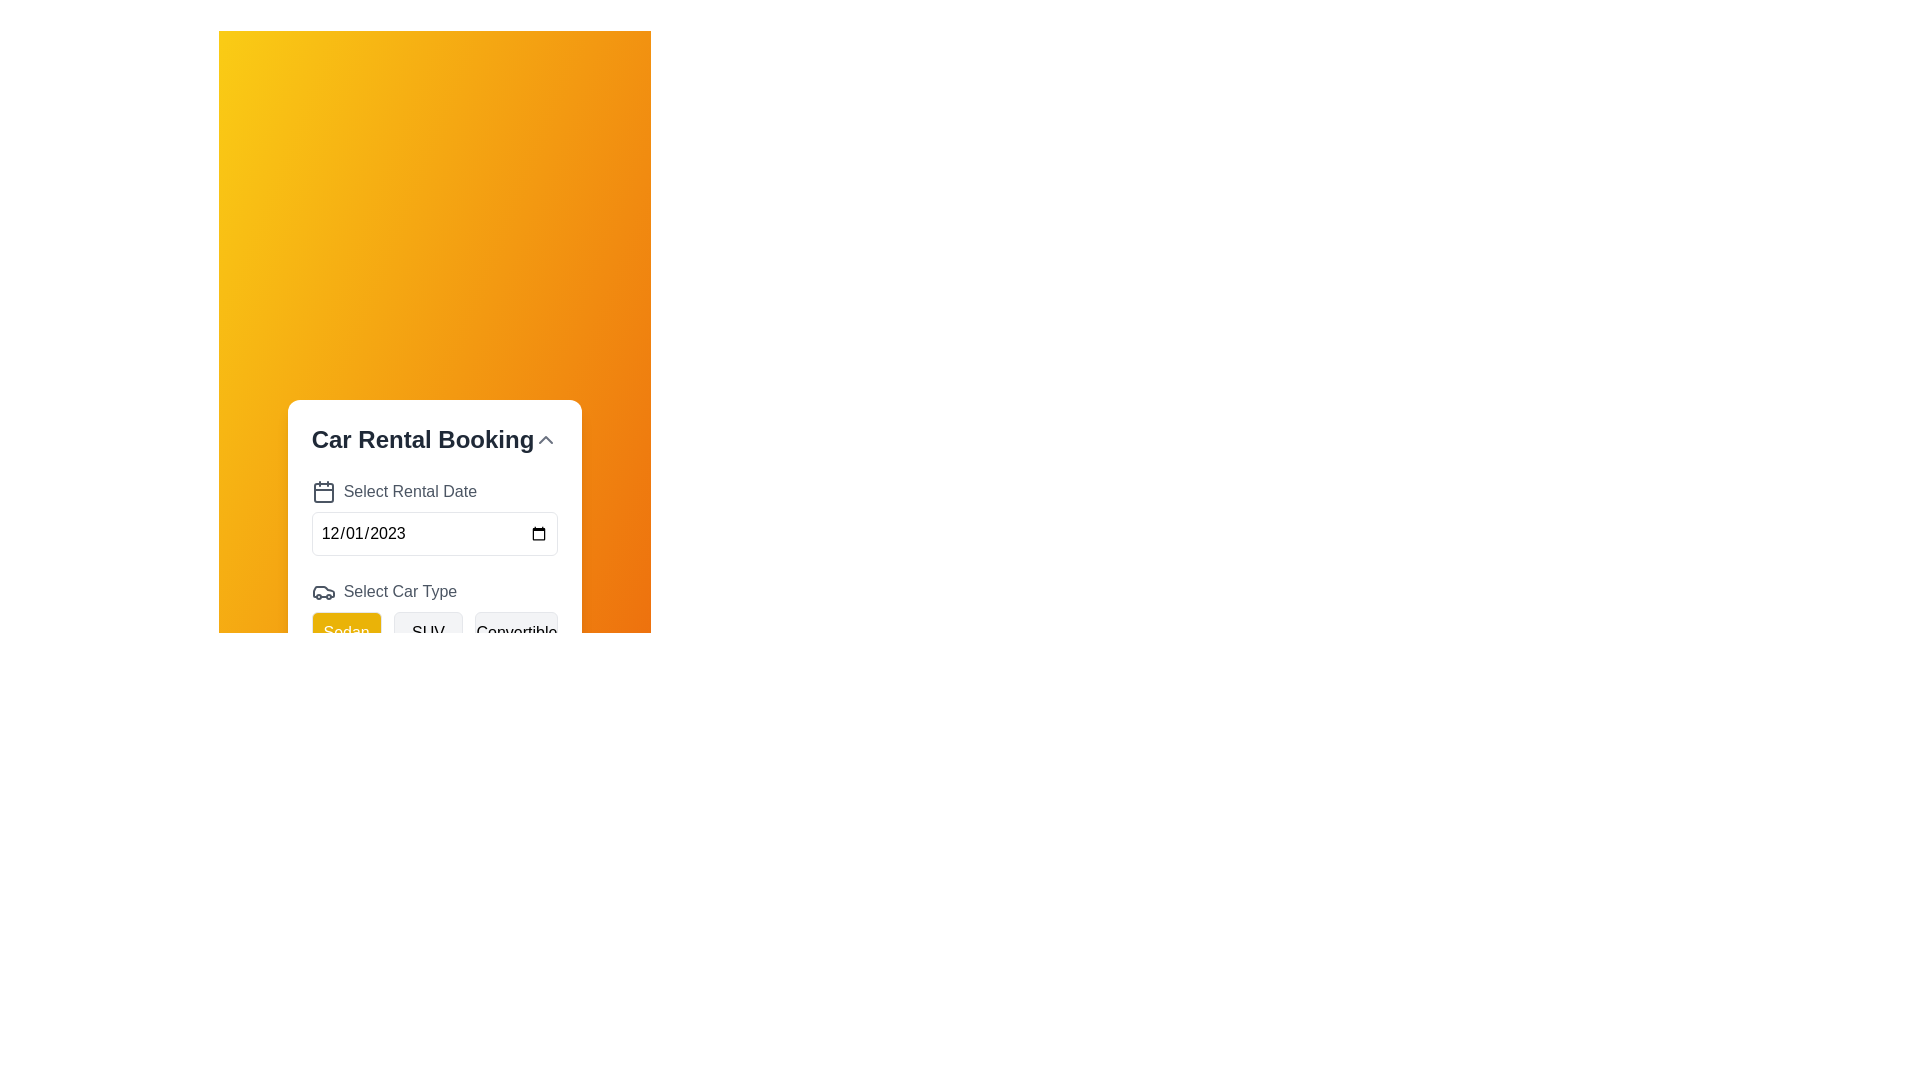 The width and height of the screenshot is (1920, 1080). Describe the element at coordinates (546, 438) in the screenshot. I see `the toggle icon button located to the far right of the 'Car Rental Booking' title text` at that location.